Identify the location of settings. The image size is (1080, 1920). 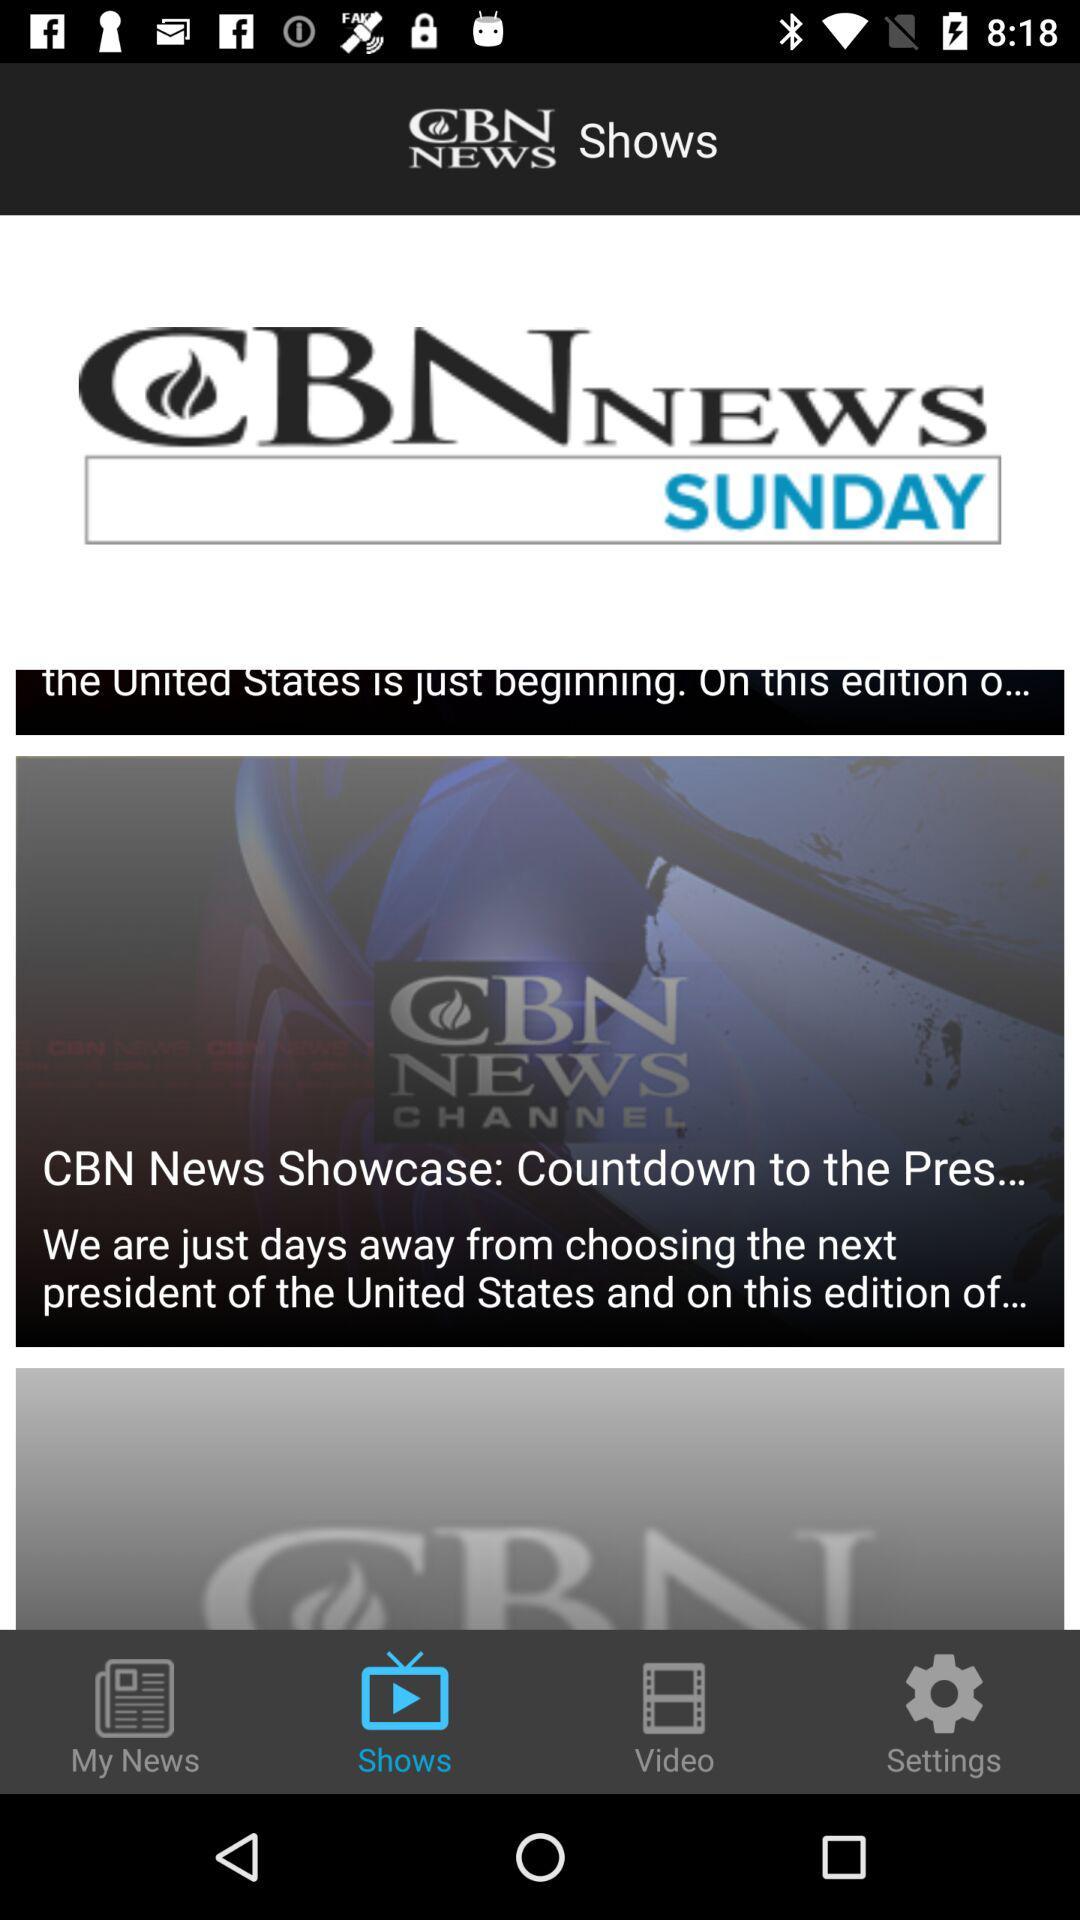
(944, 1712).